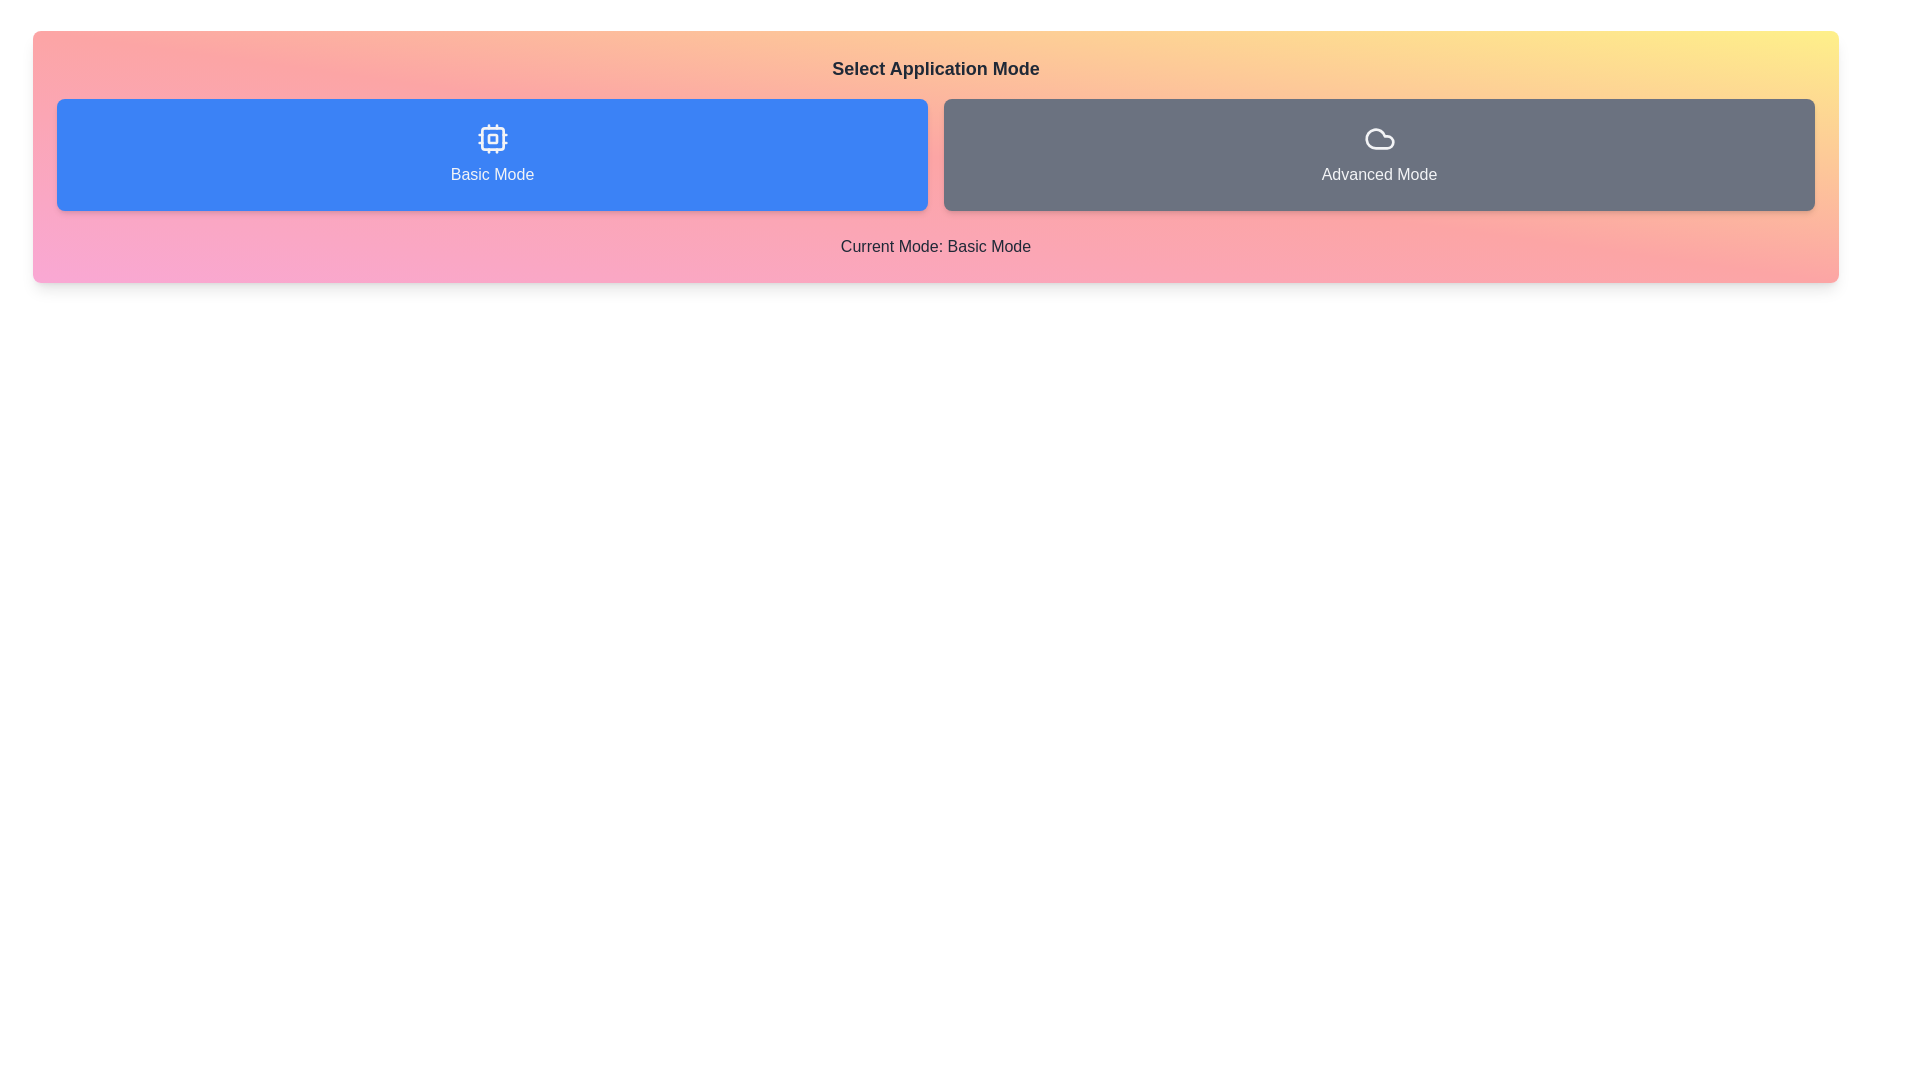 The height and width of the screenshot is (1080, 1920). Describe the element at coordinates (1378, 153) in the screenshot. I see `the button corresponding to Advanced Mode mode` at that location.